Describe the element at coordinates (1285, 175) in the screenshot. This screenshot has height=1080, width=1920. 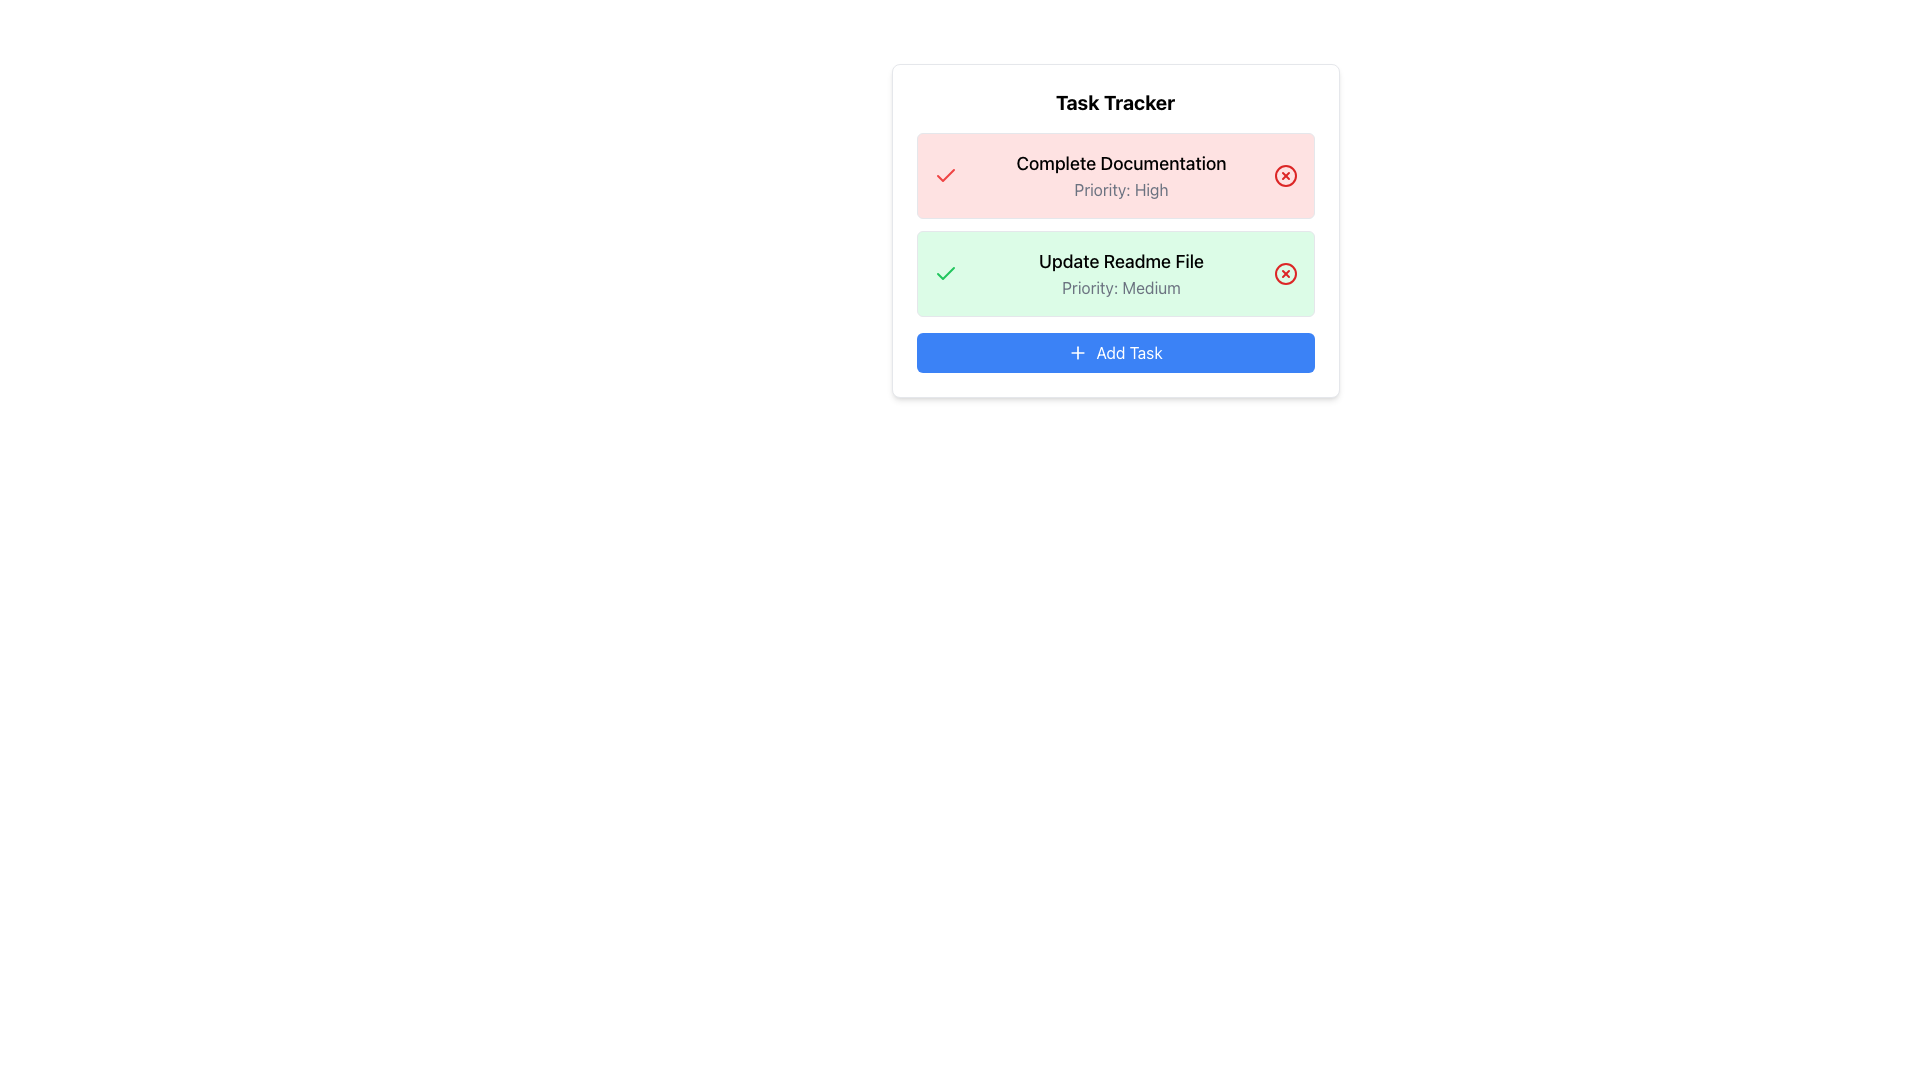
I see `the circular close button with a red stroke that contains an 'X' icon, located on the right side of the 'Complete Documentation' task row` at that location.